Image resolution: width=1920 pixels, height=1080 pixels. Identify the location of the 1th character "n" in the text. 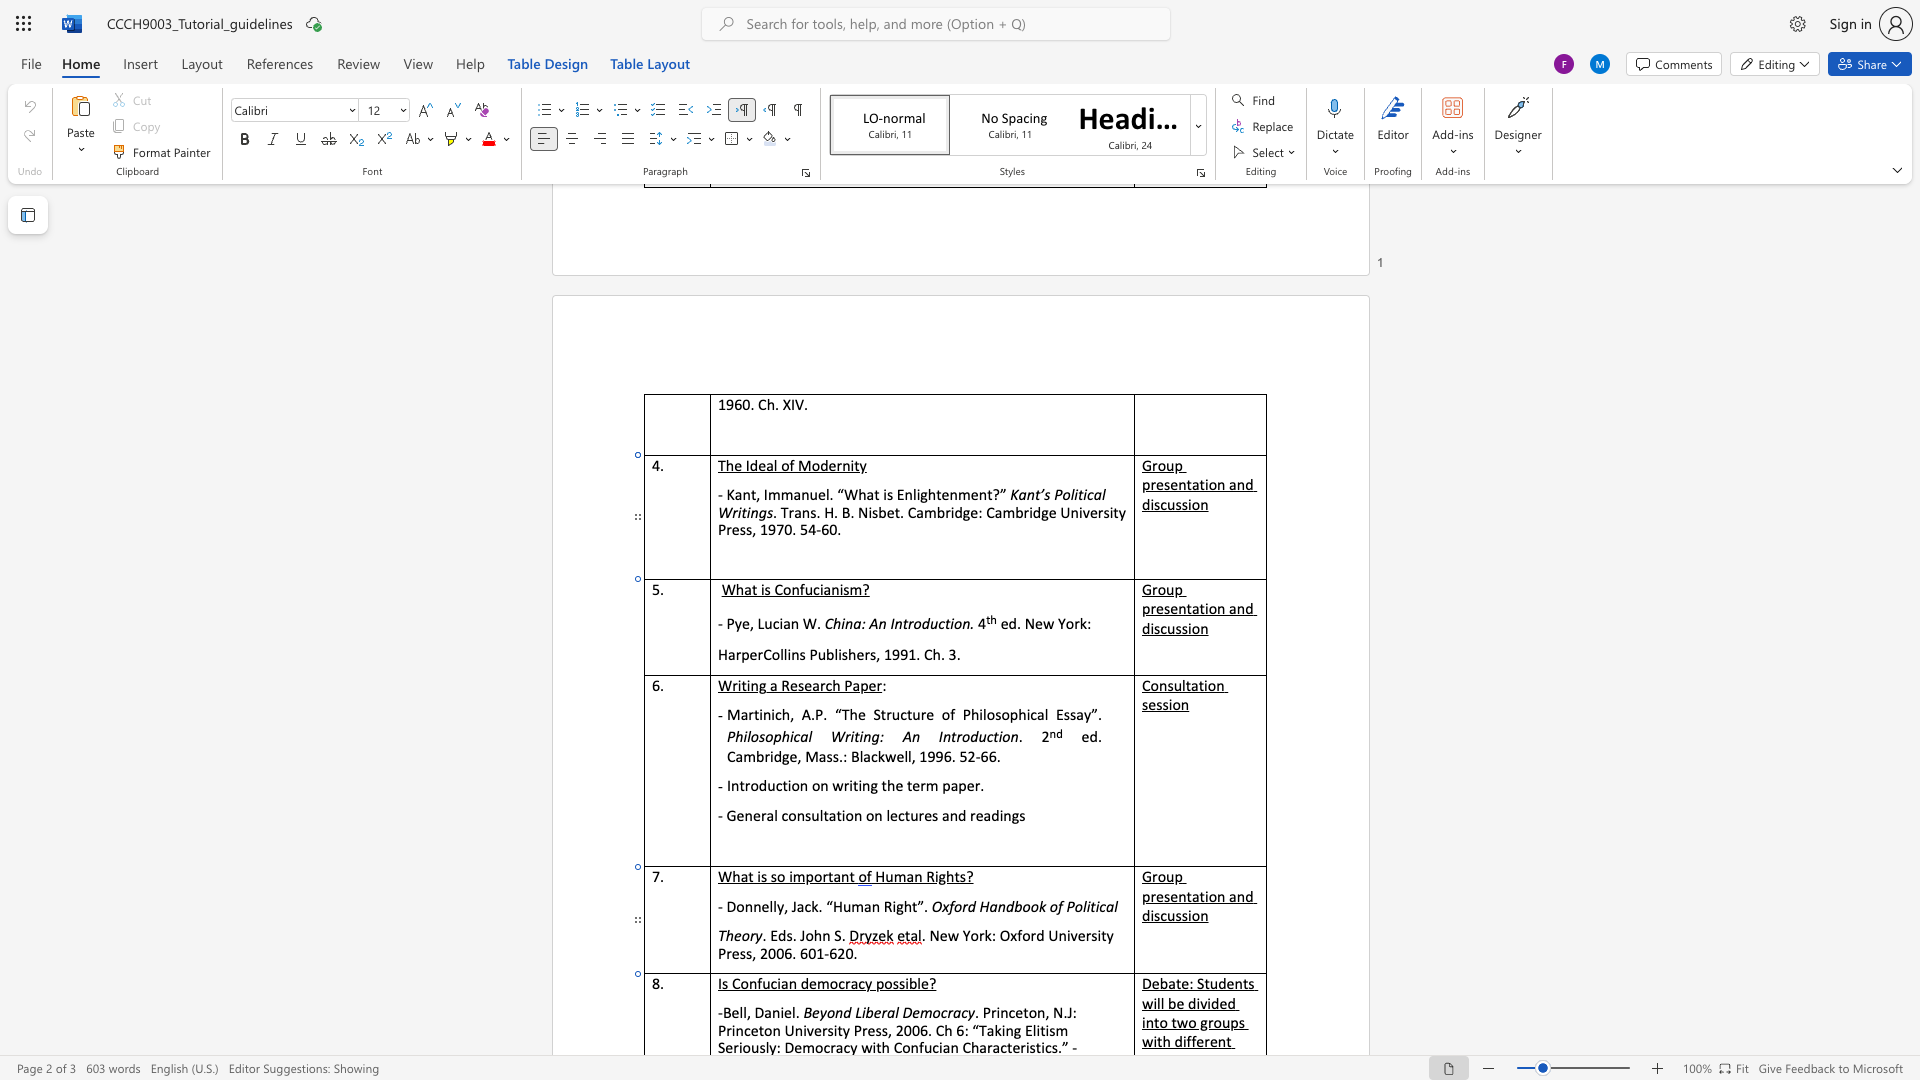
(849, 622).